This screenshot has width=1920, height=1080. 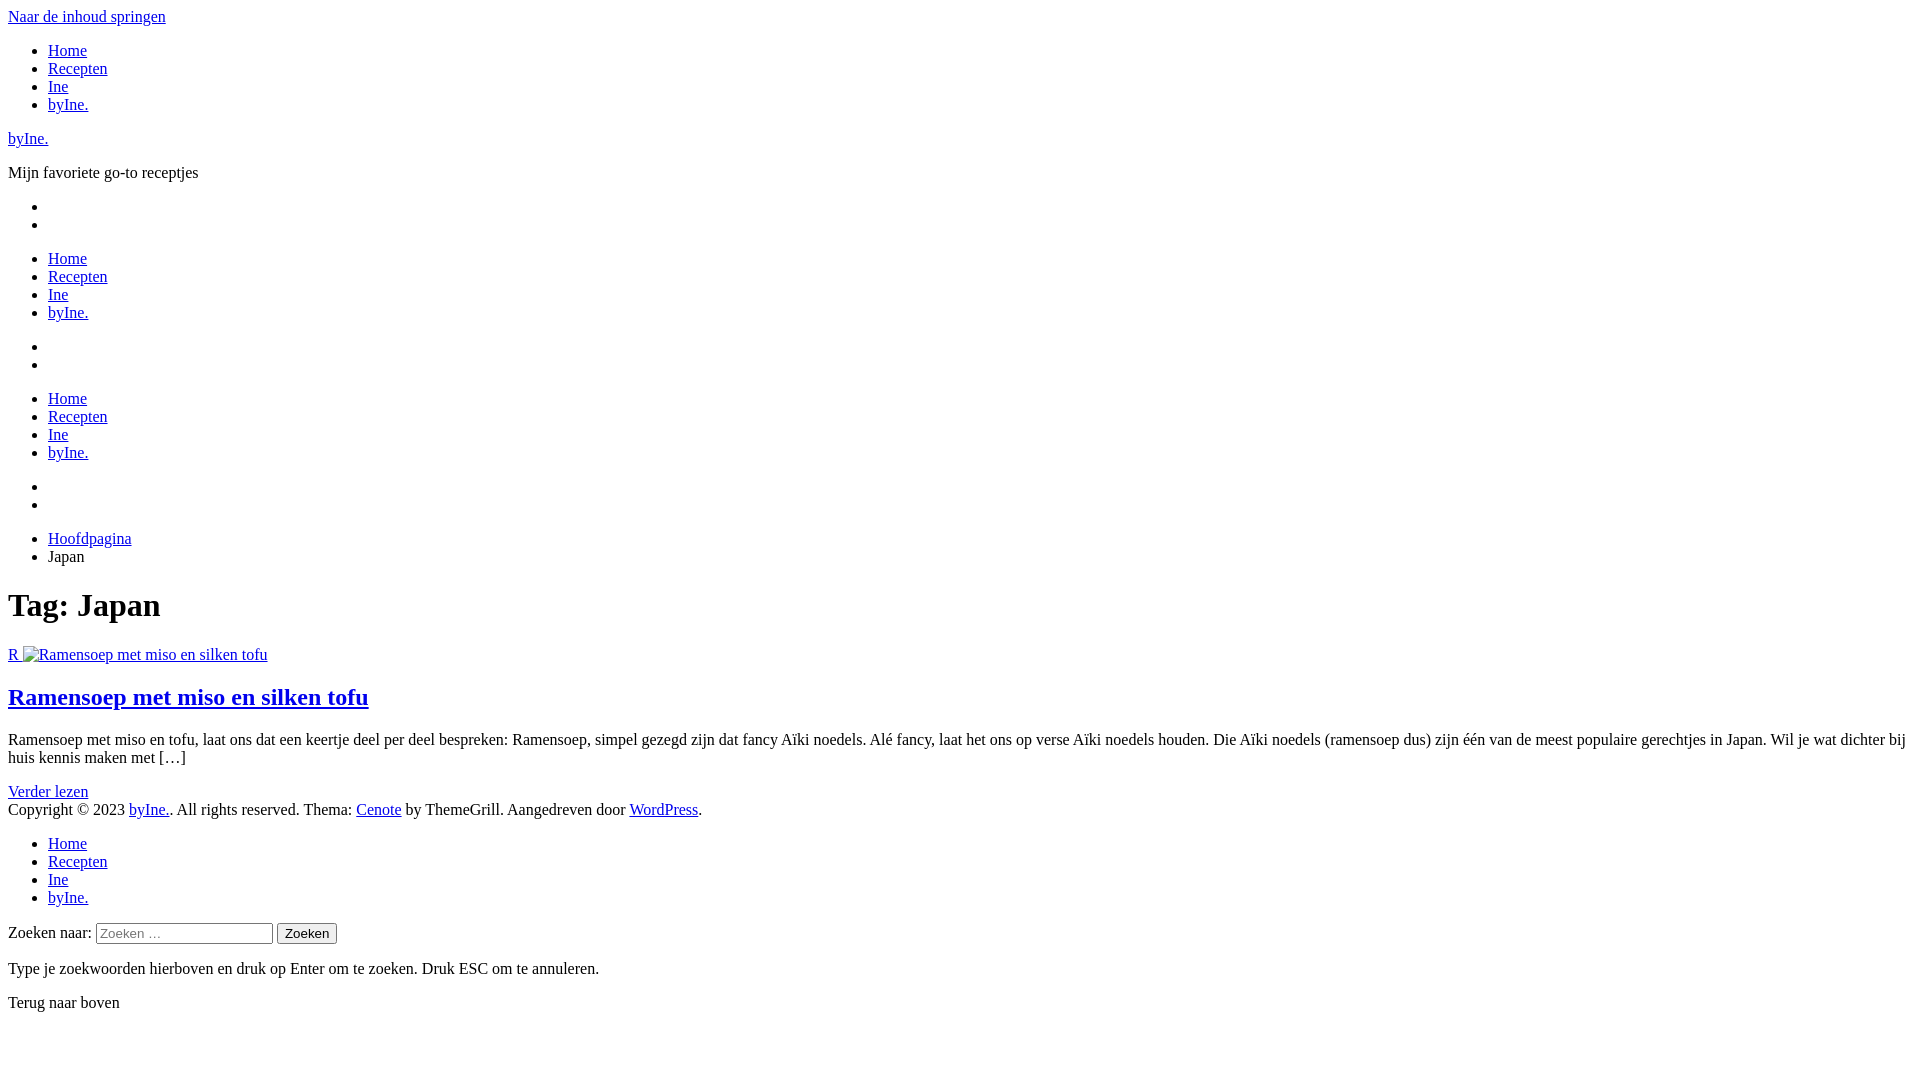 I want to click on 'Home', so click(x=67, y=843).